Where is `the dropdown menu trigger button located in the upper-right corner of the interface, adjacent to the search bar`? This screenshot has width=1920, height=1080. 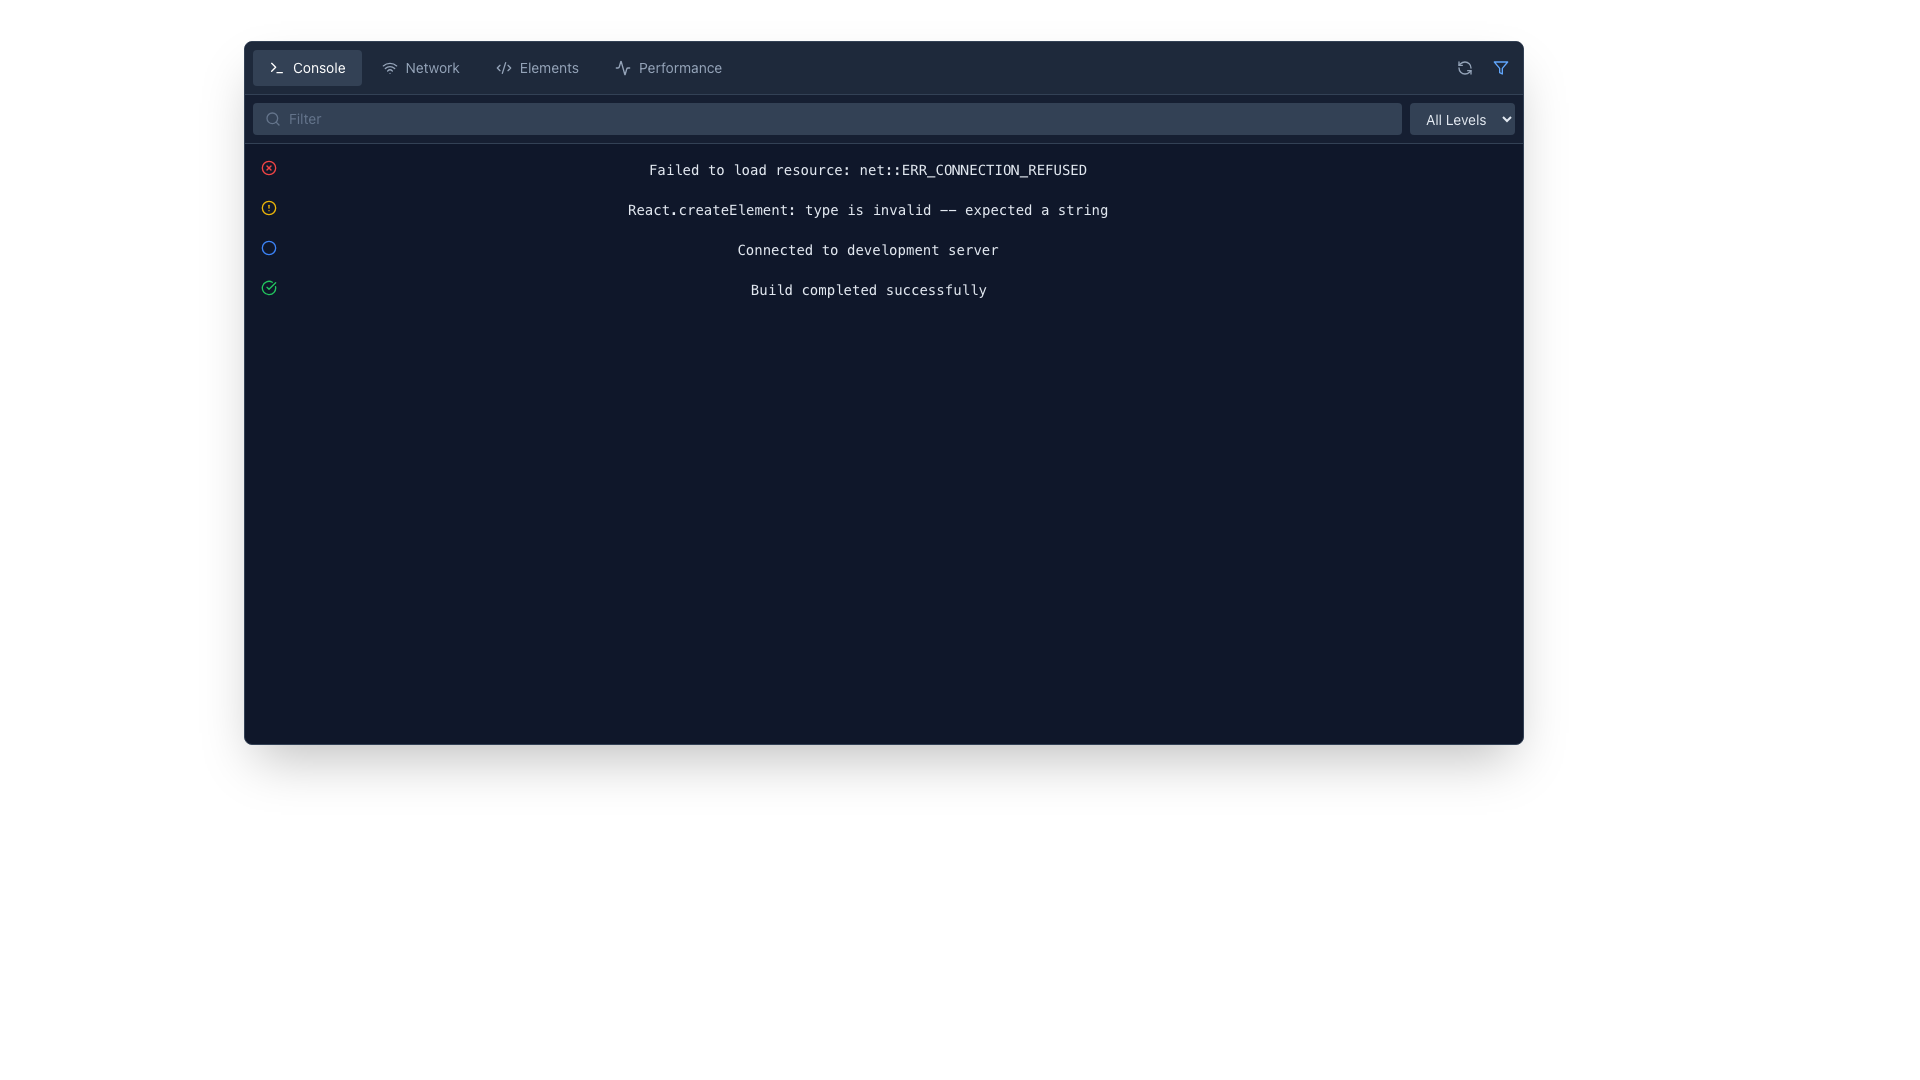 the dropdown menu trigger button located in the upper-right corner of the interface, adjacent to the search bar is located at coordinates (1462, 119).